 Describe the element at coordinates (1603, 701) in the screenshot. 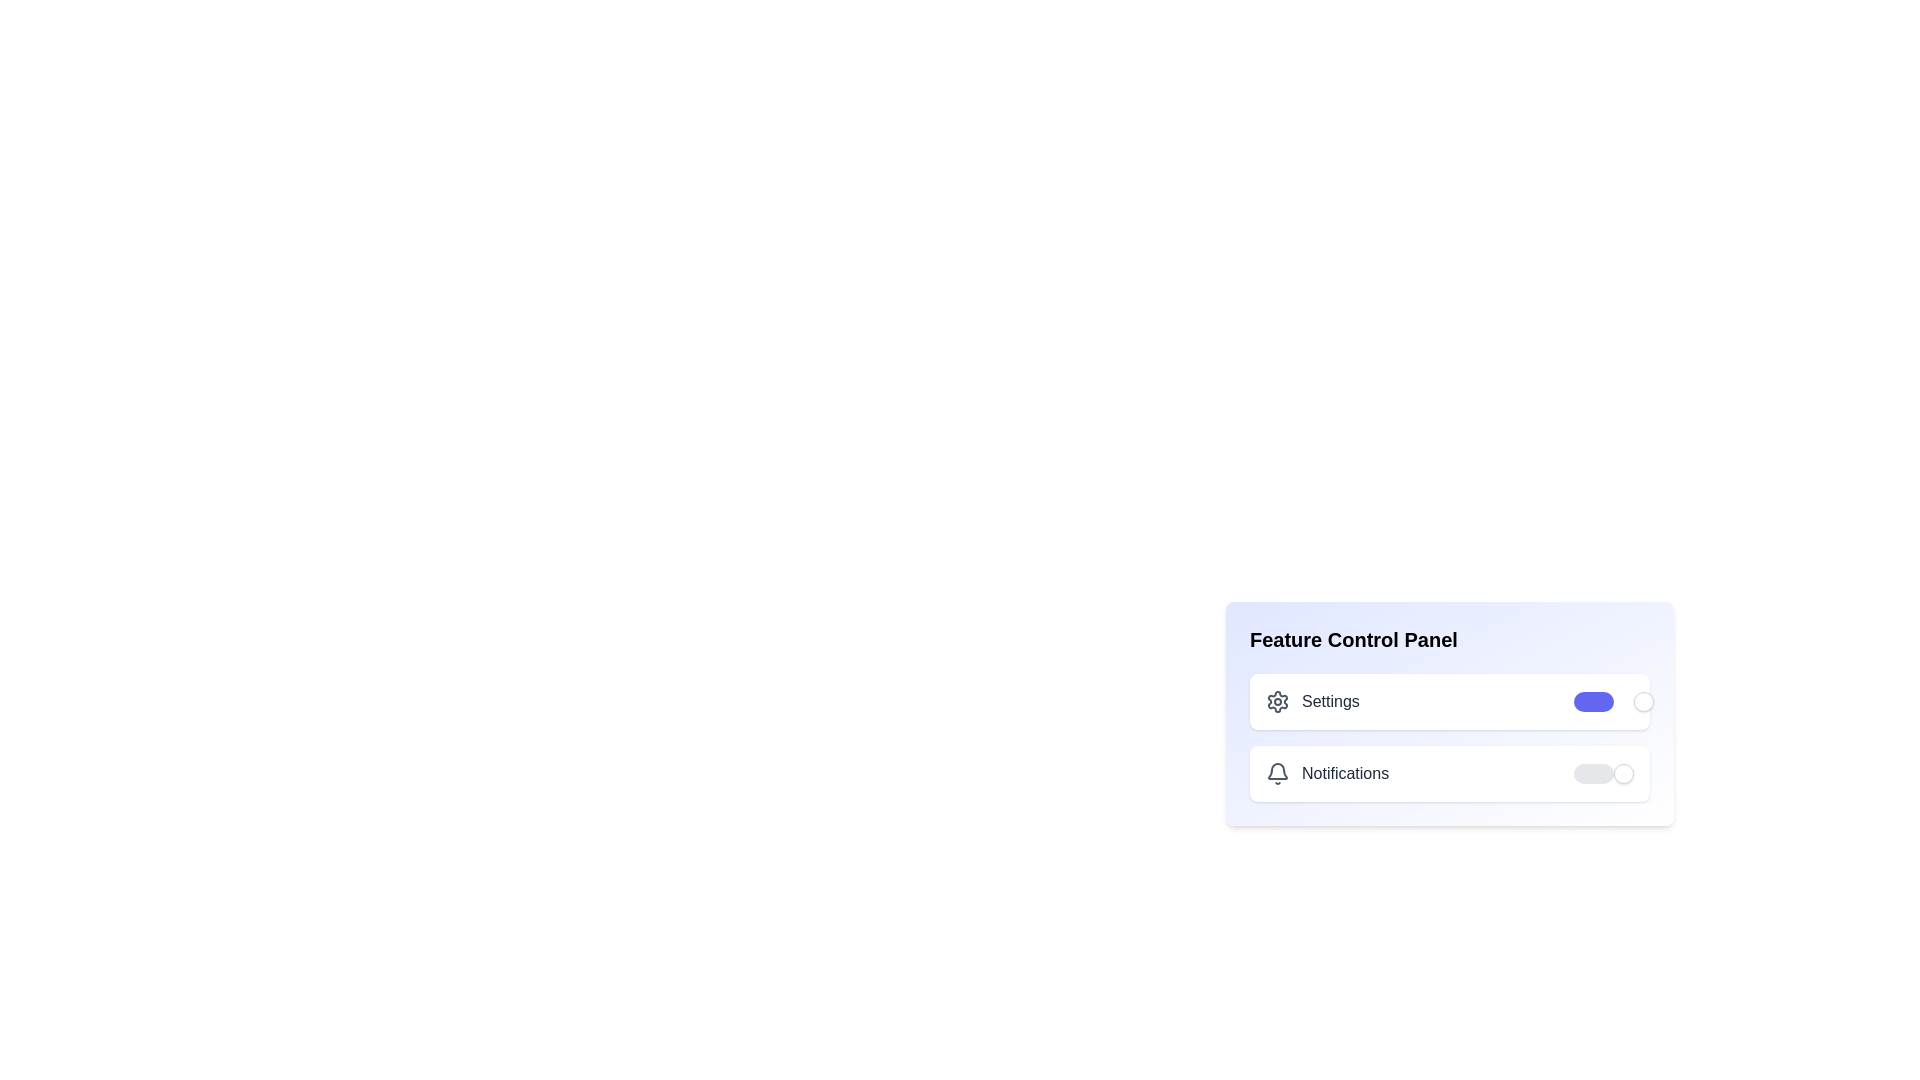

I see `the 'Settings' switch toggle to change its state` at that location.